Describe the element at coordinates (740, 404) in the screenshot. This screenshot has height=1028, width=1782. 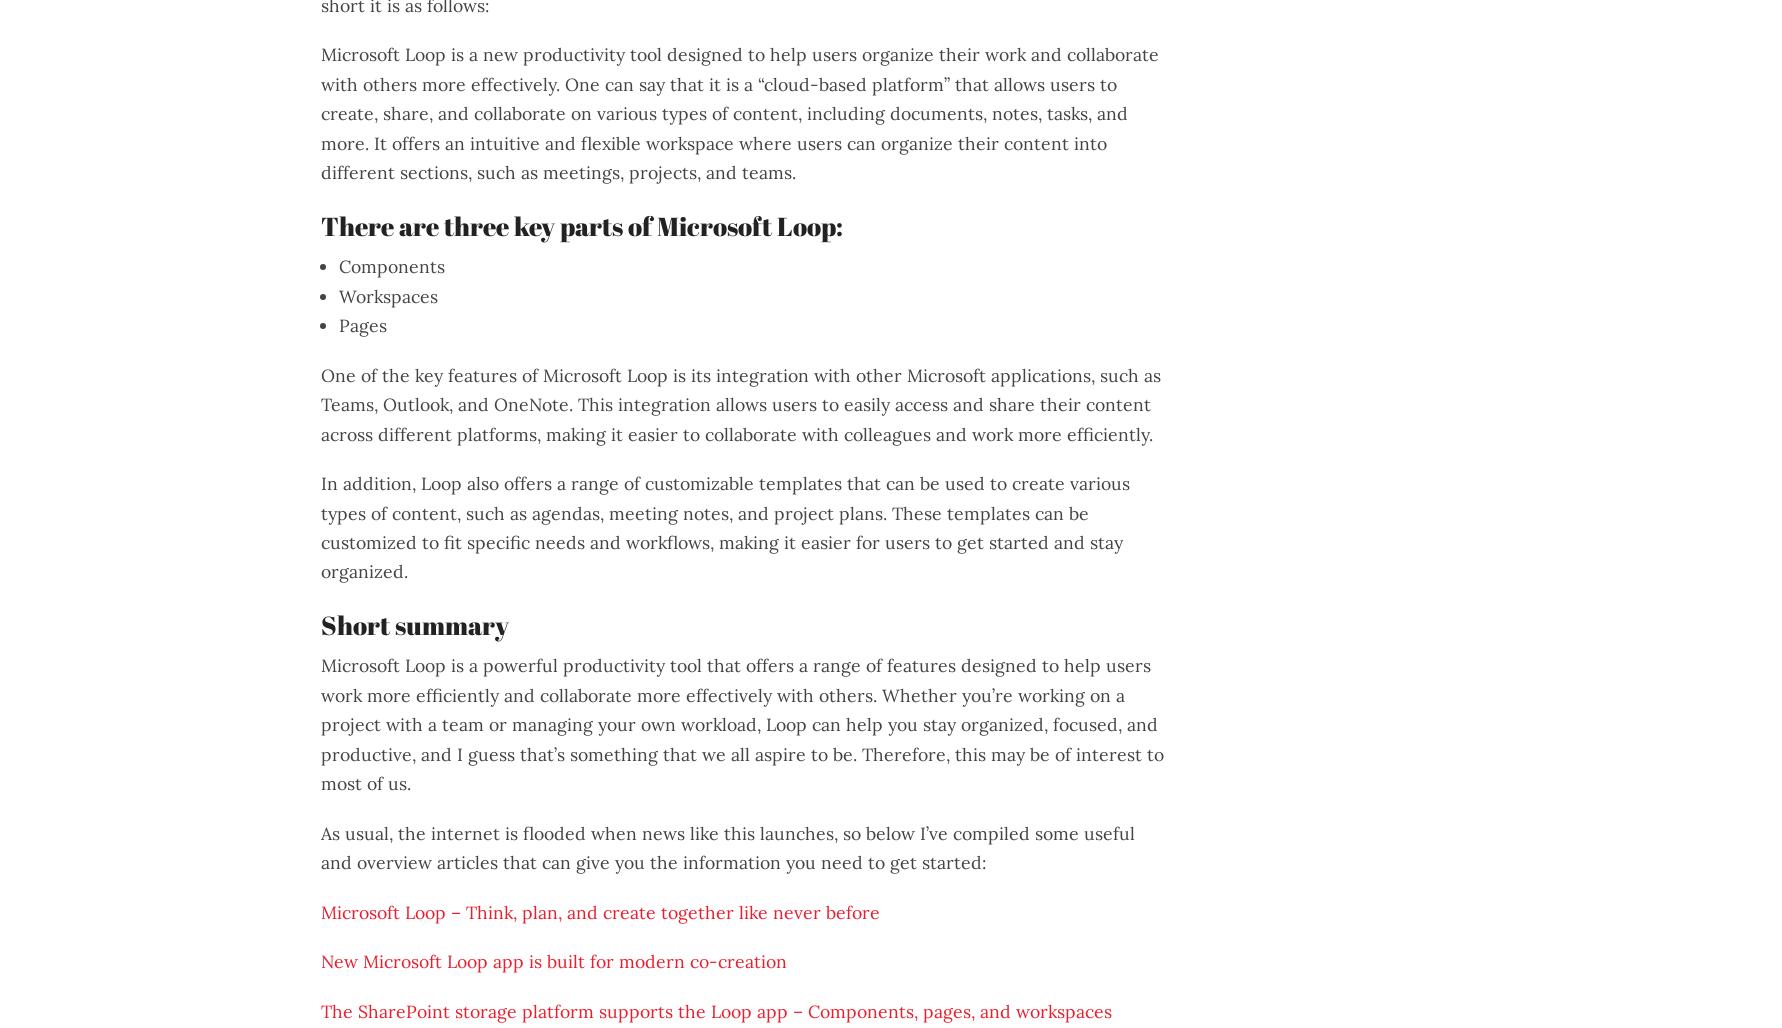
I see `'One of the key features of Microsoft Loop is its integration with other Microsoft applications, such as Teams, Outlook, and OneNote. This integration allows users to easily access and share their content across different platforms, making it easier to collaborate with colleagues and work more efficiently.'` at that location.